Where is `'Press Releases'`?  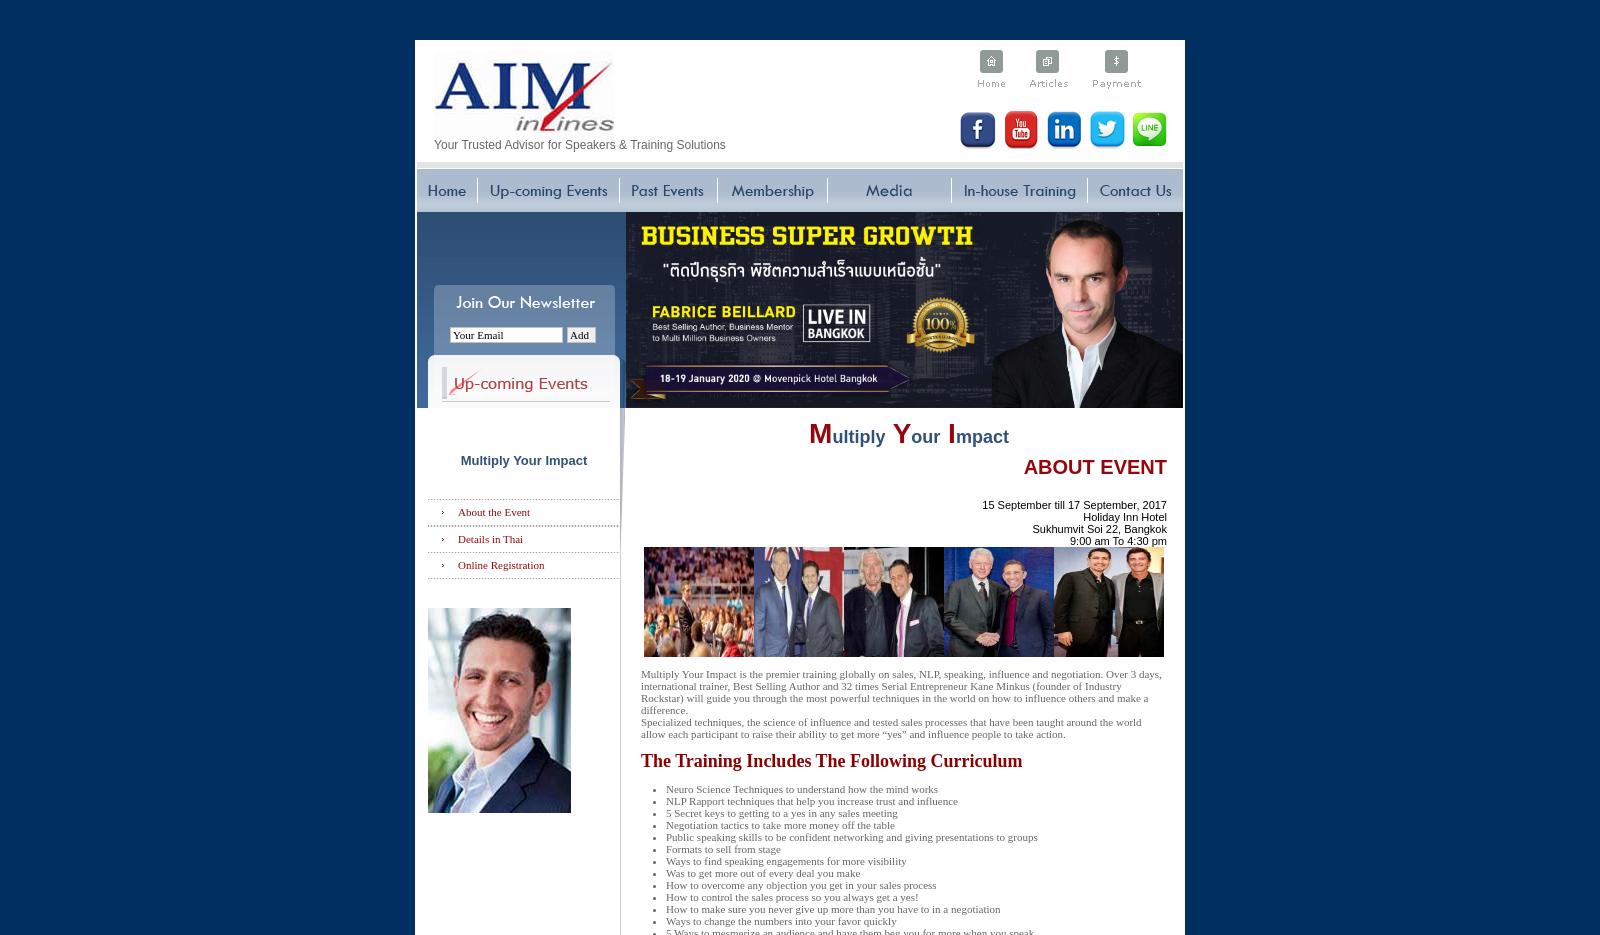 'Press Releases' is located at coordinates (455, 7).